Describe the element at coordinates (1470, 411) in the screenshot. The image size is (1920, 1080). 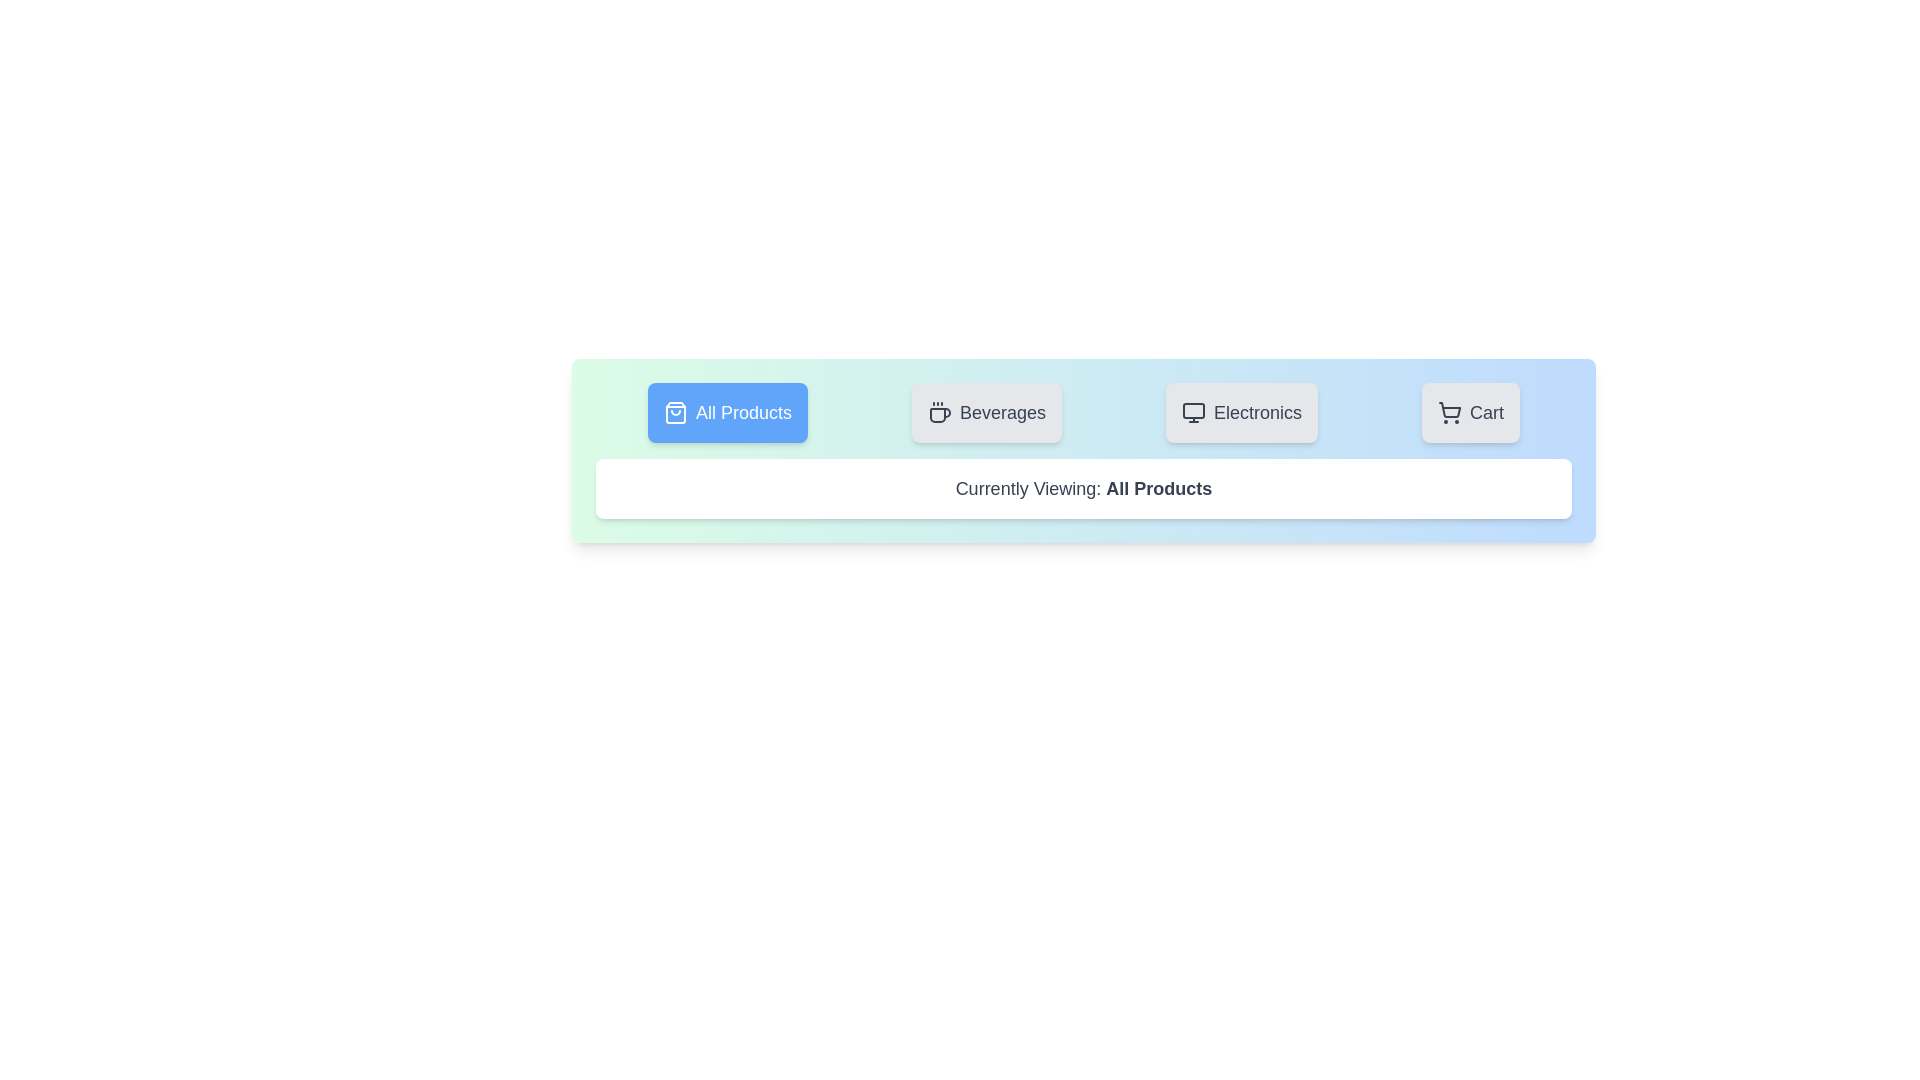
I see `the tab corresponding to Cart` at that location.